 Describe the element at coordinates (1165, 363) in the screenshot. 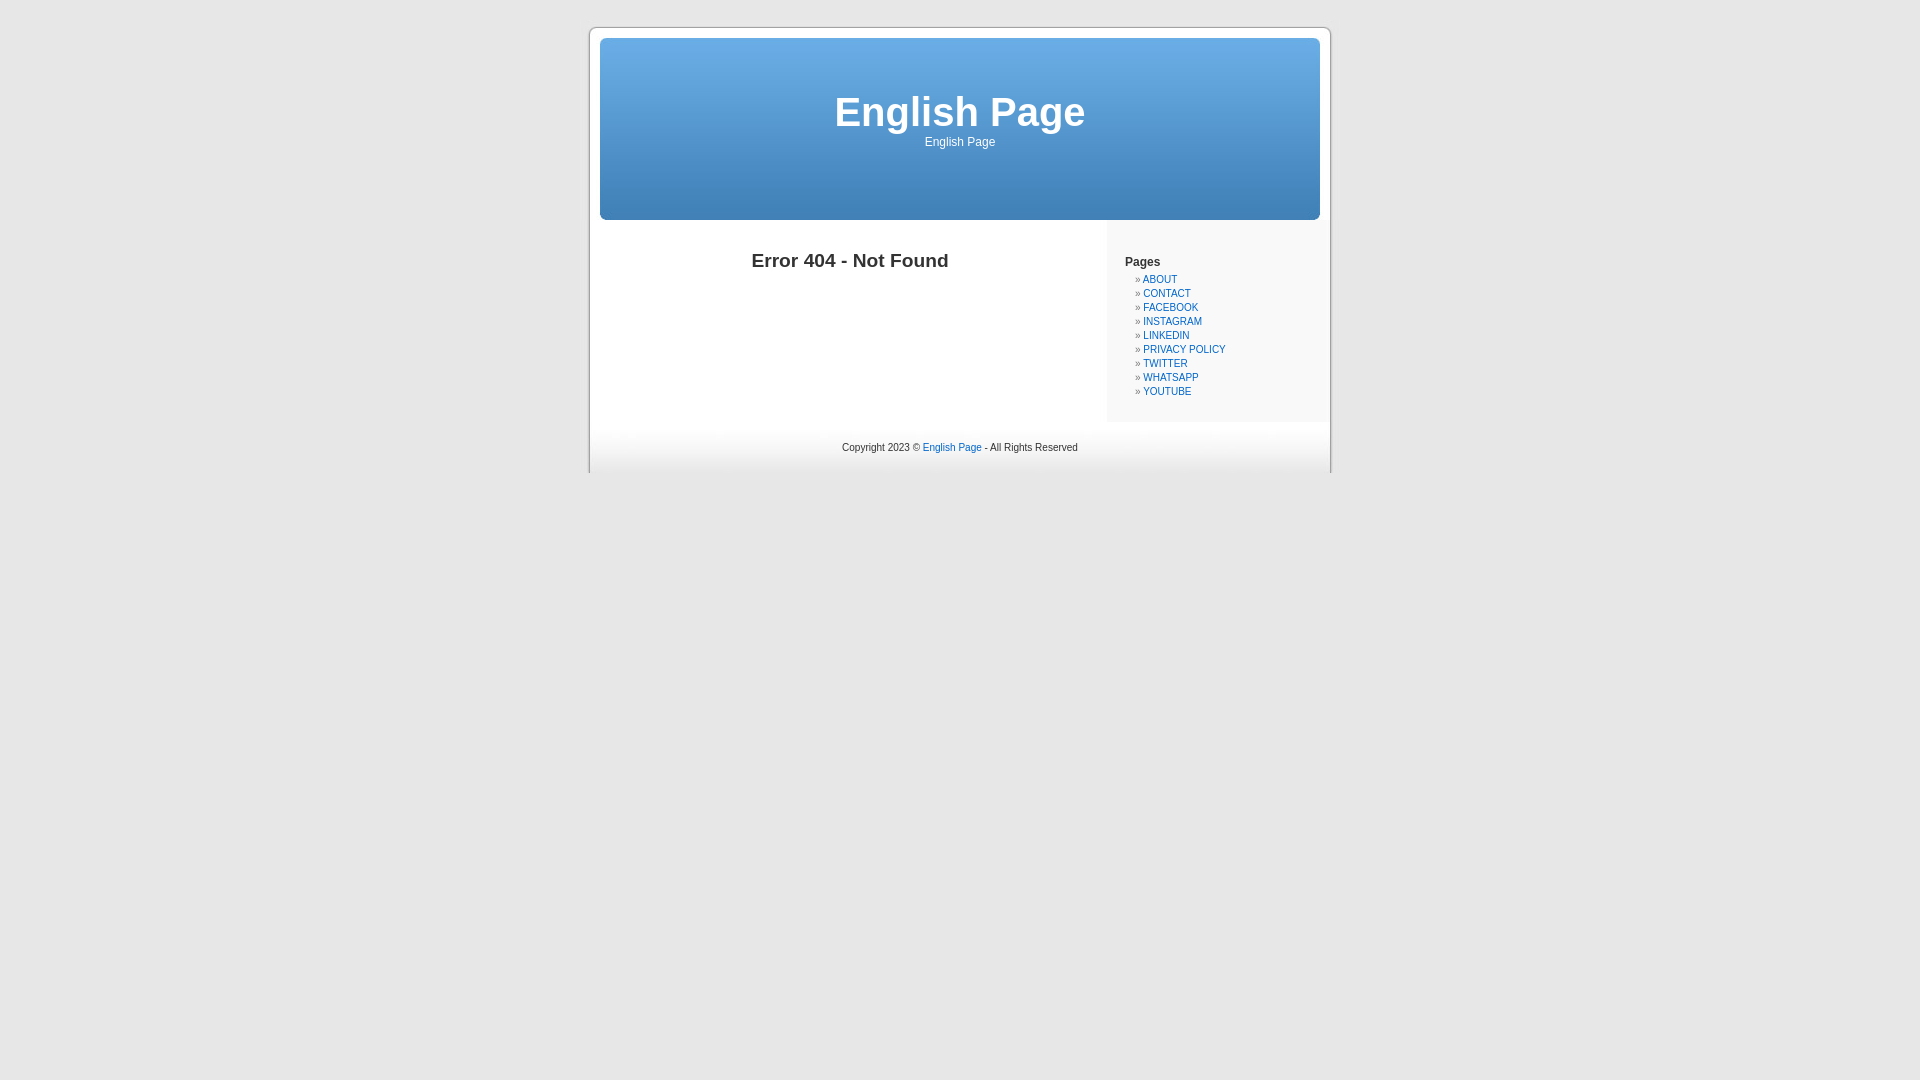

I see `'TWITTER'` at that location.